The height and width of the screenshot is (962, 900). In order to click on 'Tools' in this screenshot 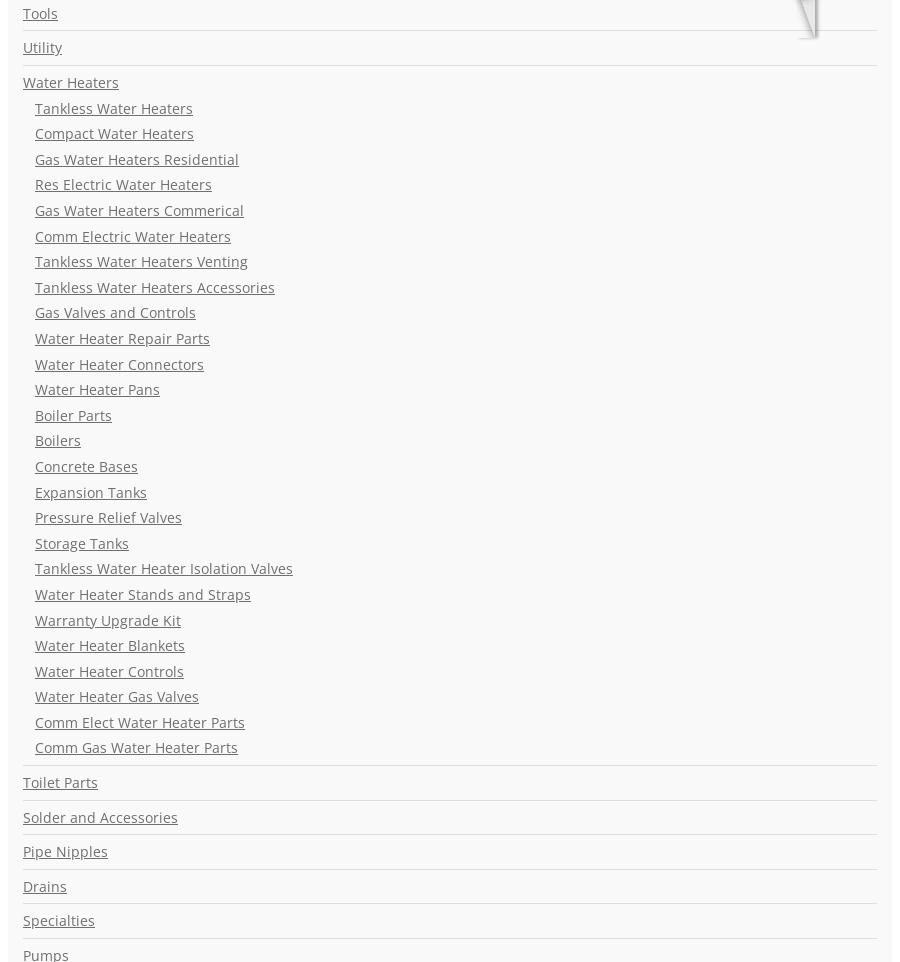, I will do `click(39, 11)`.